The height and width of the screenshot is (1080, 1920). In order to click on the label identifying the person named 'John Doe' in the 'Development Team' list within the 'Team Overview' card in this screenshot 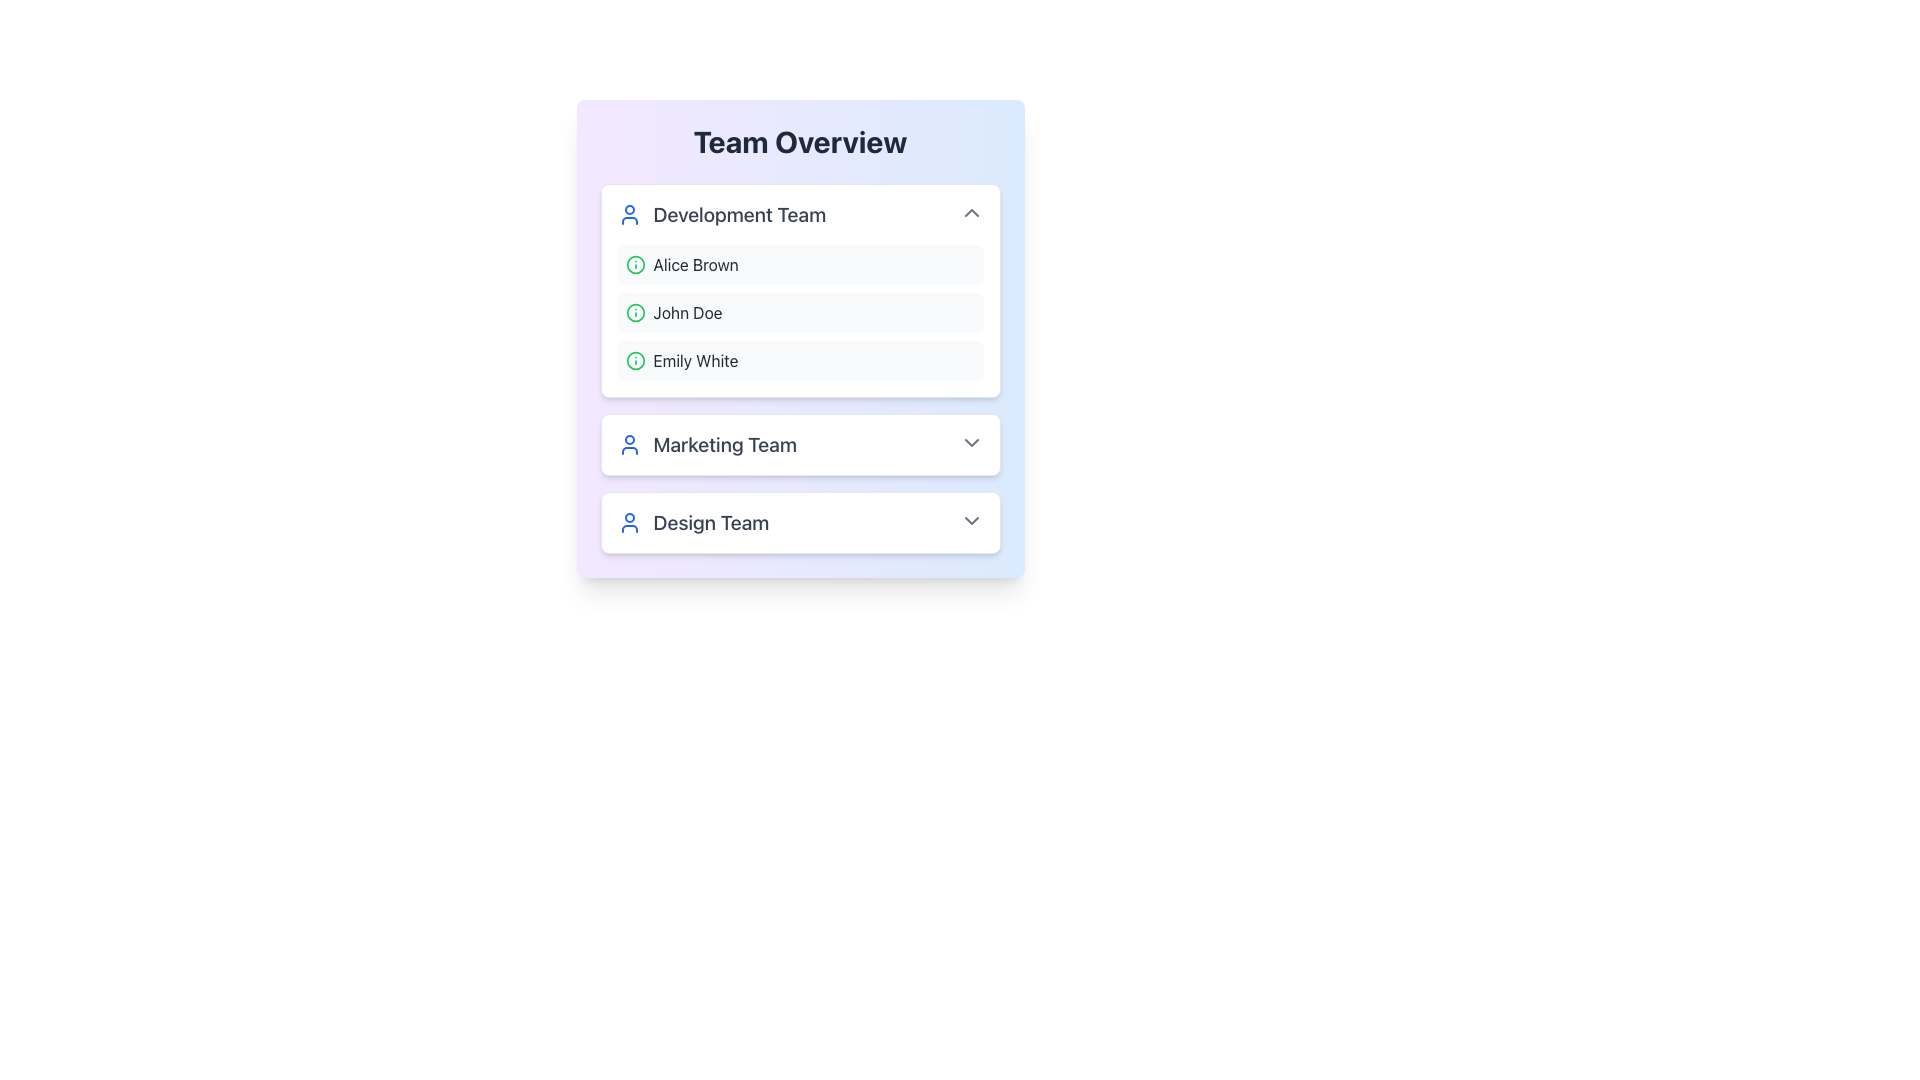, I will do `click(687, 312)`.